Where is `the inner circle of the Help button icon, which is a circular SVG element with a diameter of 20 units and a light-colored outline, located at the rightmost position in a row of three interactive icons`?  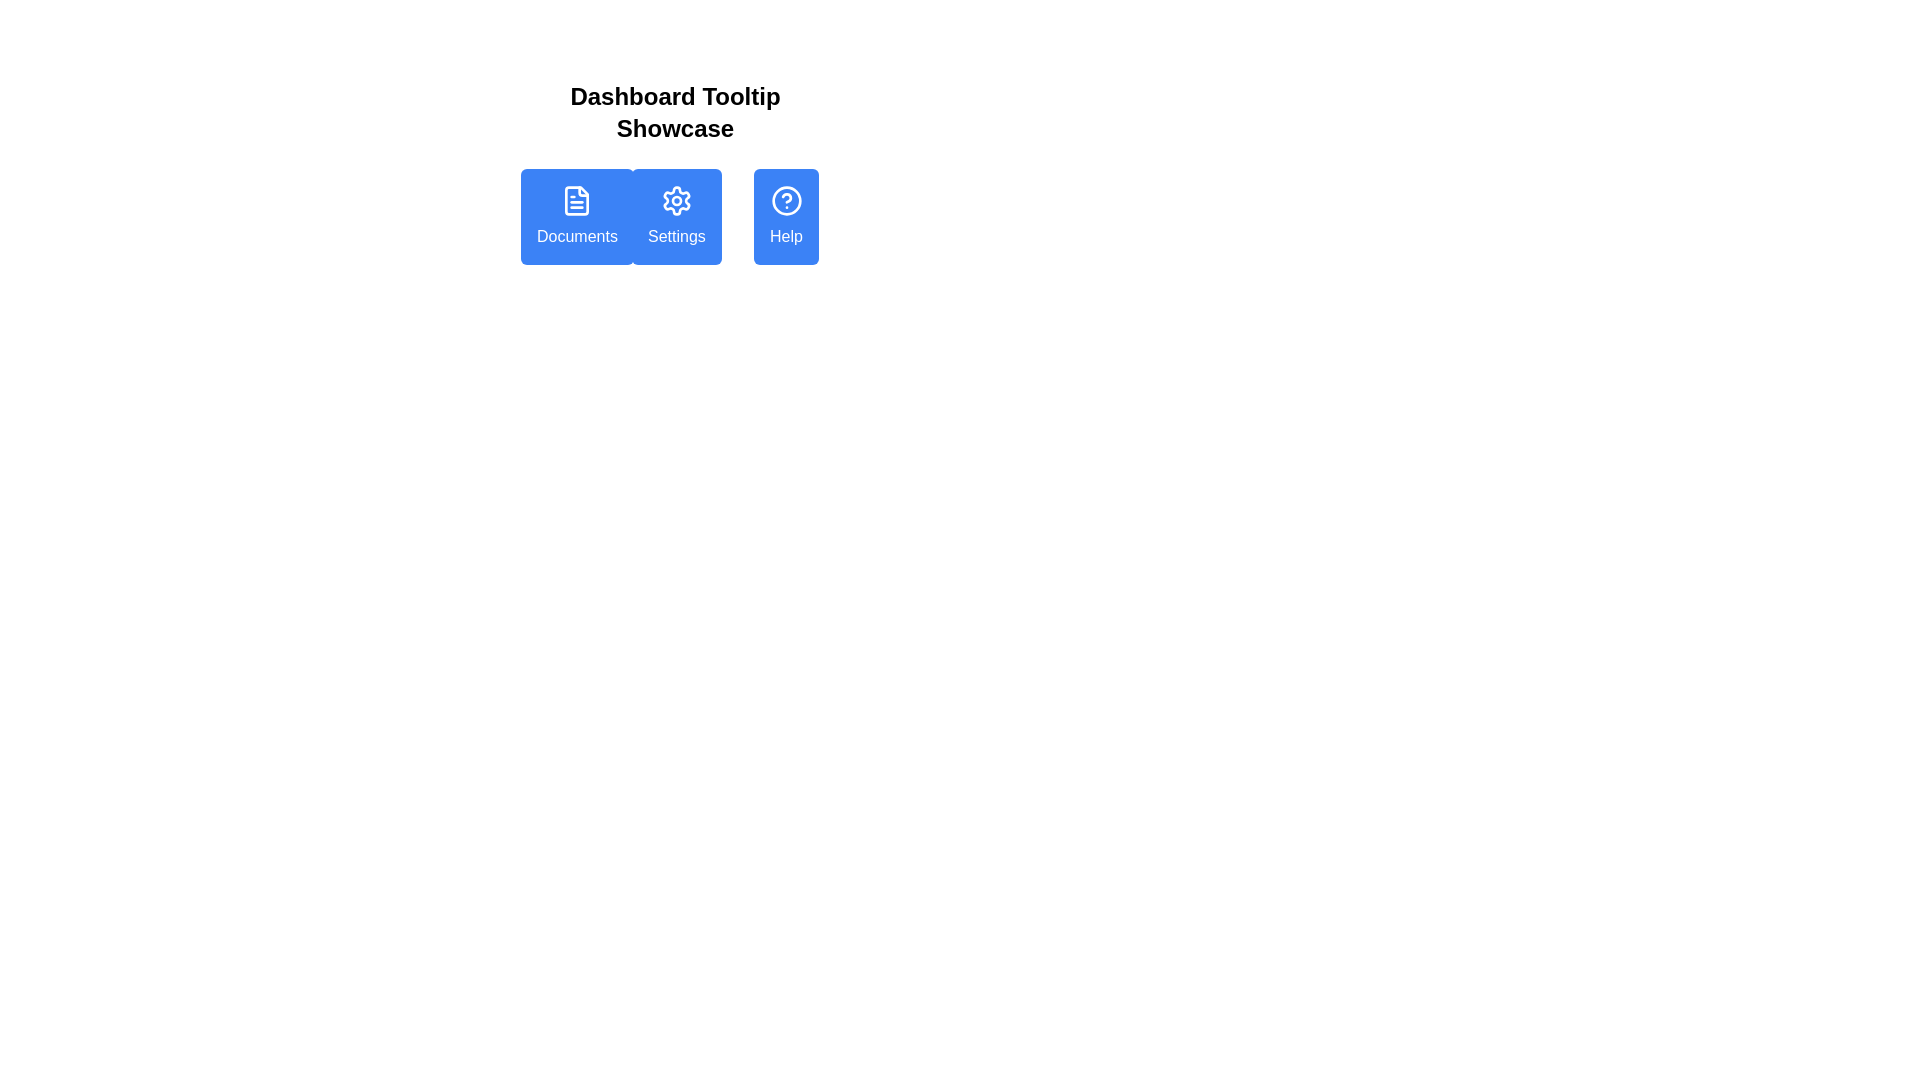 the inner circle of the Help button icon, which is a circular SVG element with a diameter of 20 units and a light-colored outline, located at the rightmost position in a row of three interactive icons is located at coordinates (785, 200).